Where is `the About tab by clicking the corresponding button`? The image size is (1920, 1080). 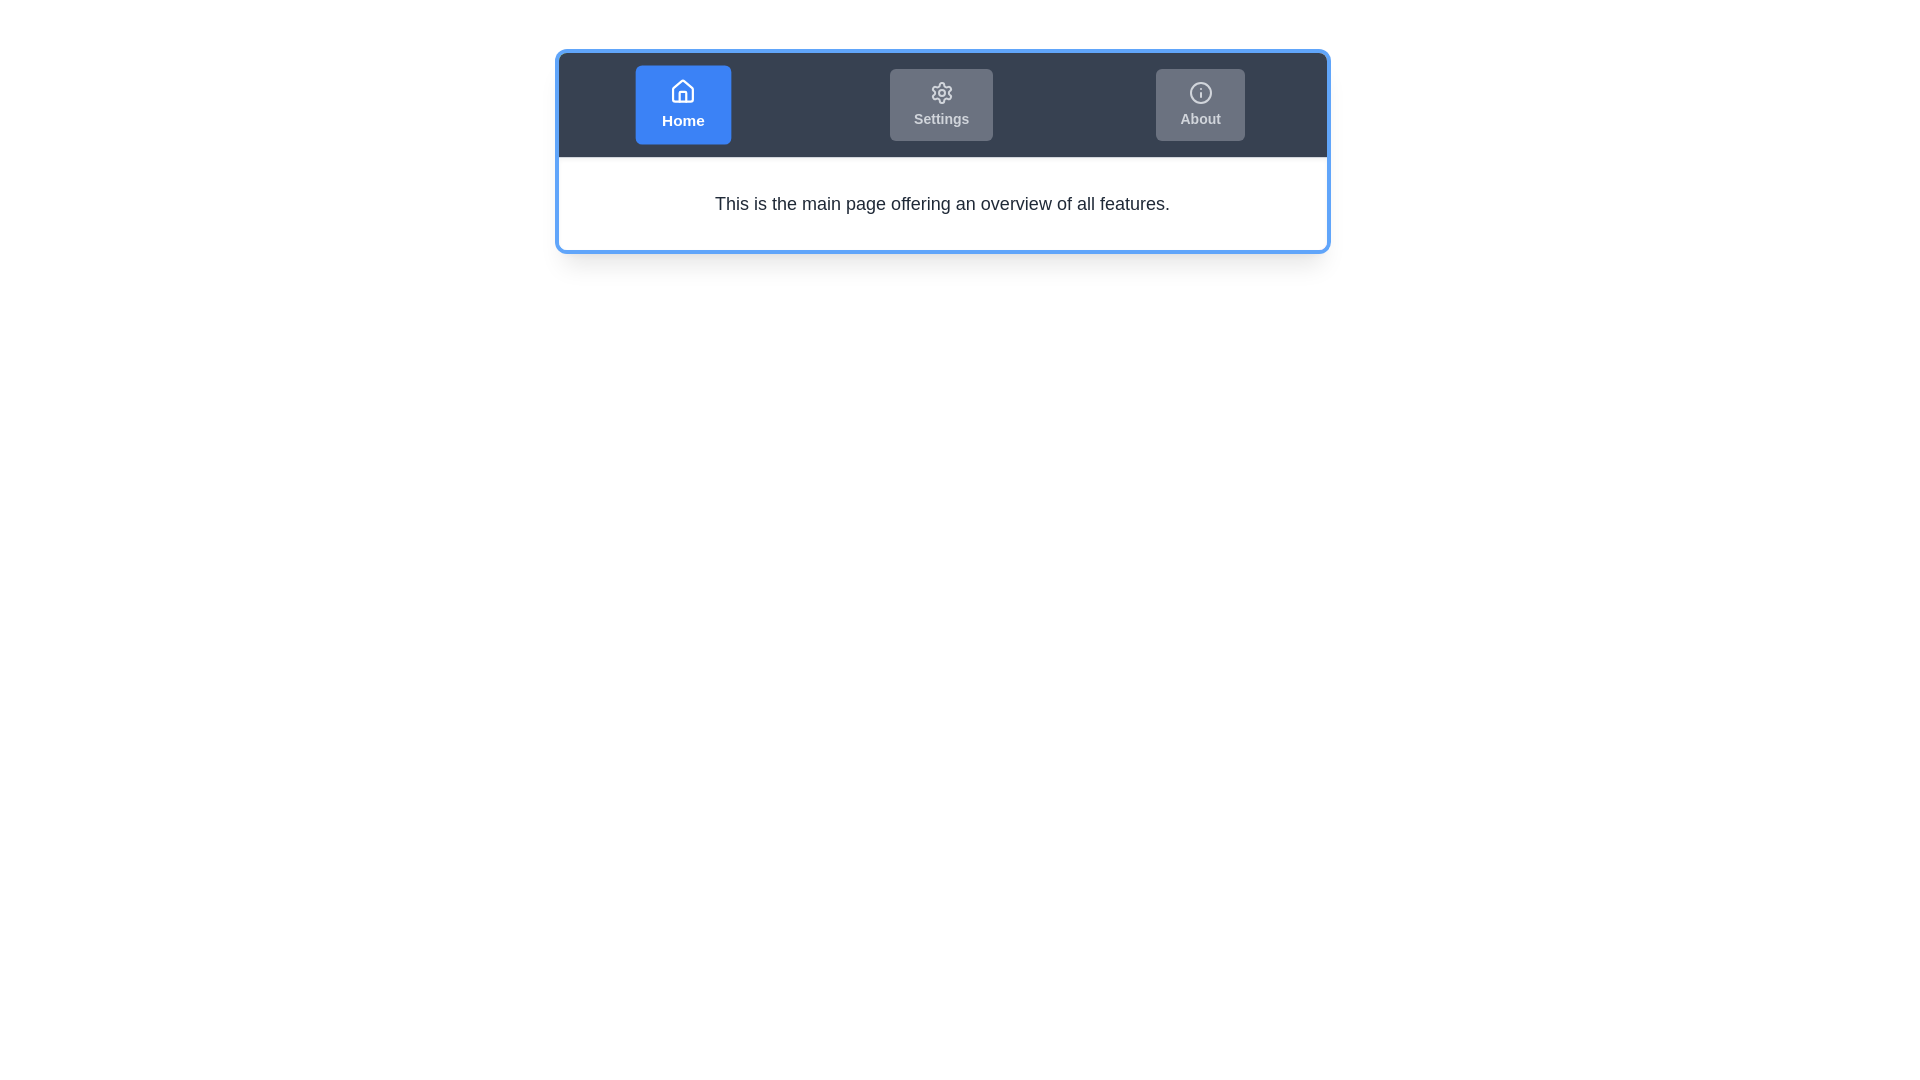 the About tab by clicking the corresponding button is located at coordinates (1200, 104).